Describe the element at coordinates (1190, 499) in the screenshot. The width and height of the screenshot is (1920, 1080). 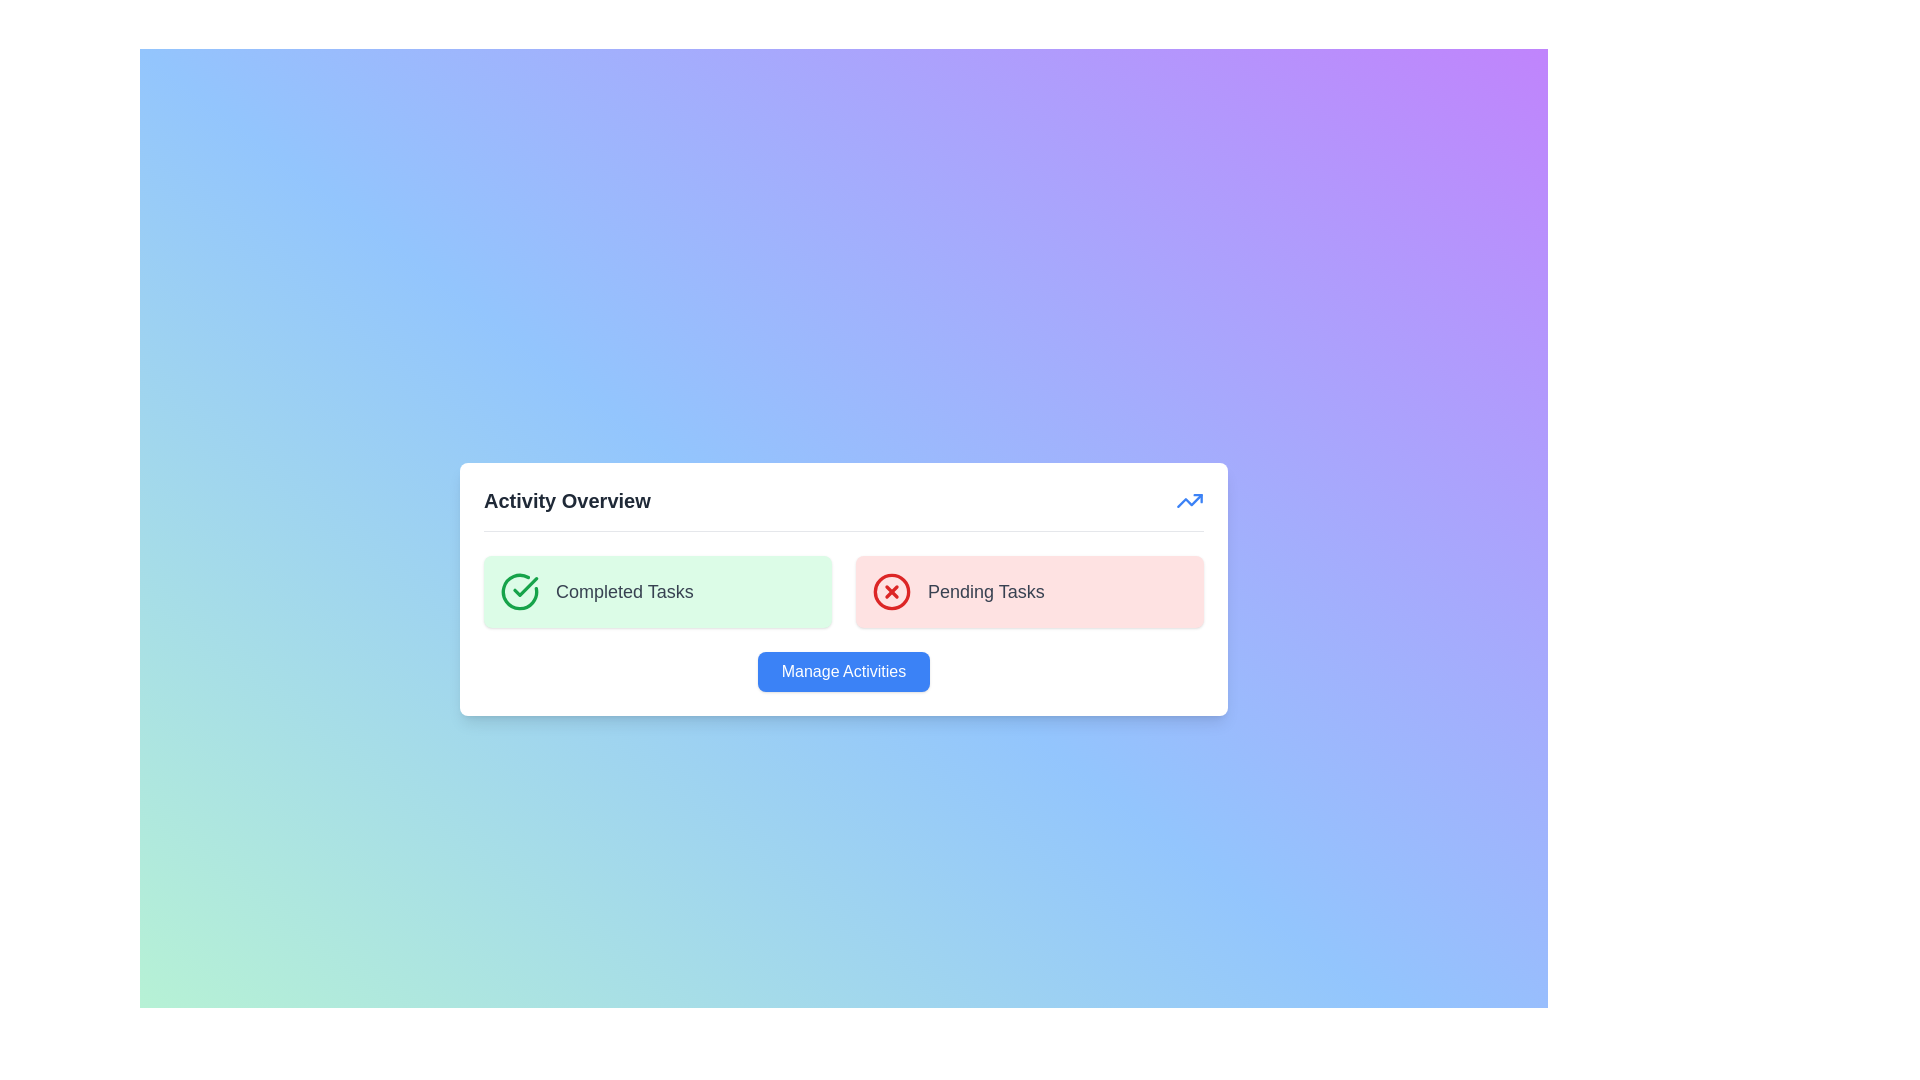
I see `the progress icon located at the top-right corner of the card next to the 'Activity Overview' title for information` at that location.